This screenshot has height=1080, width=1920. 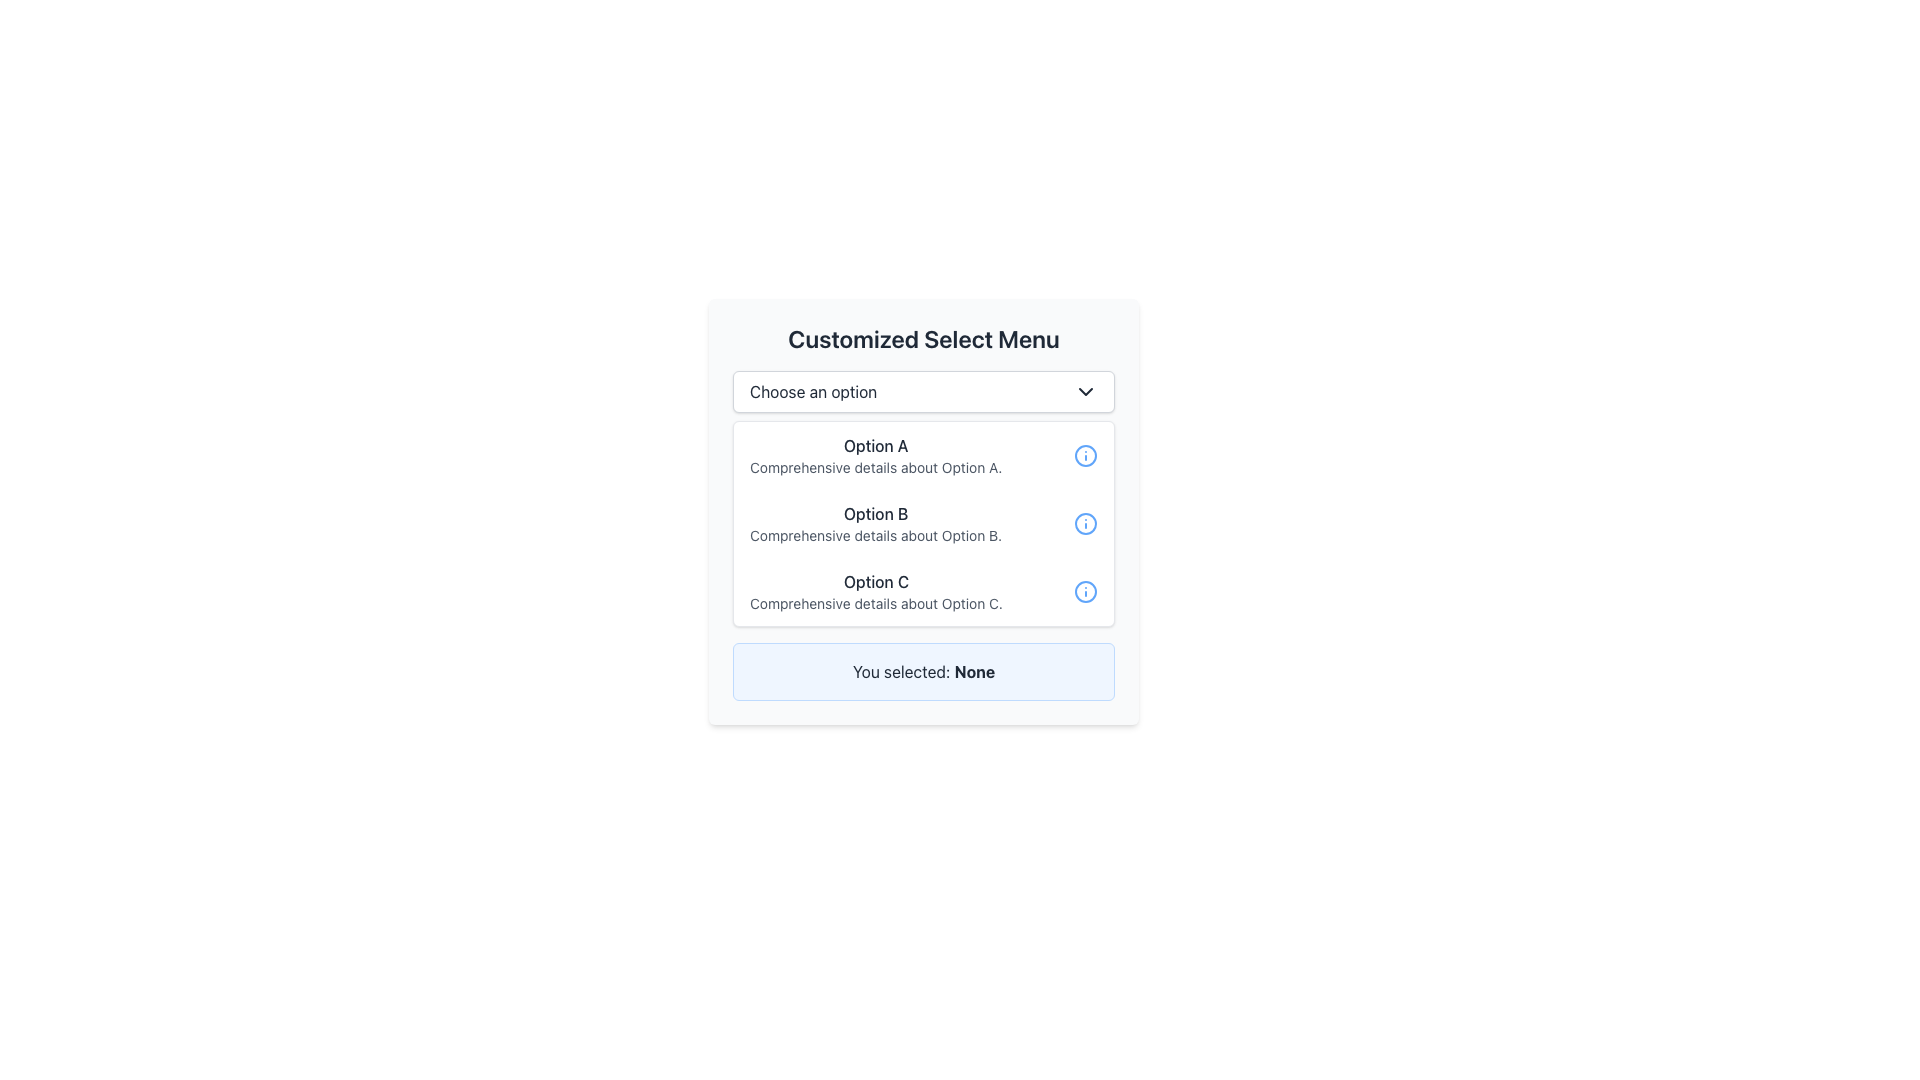 I want to click on the second option in the dropdown menu titled 'Choose an option', so click(x=923, y=523).